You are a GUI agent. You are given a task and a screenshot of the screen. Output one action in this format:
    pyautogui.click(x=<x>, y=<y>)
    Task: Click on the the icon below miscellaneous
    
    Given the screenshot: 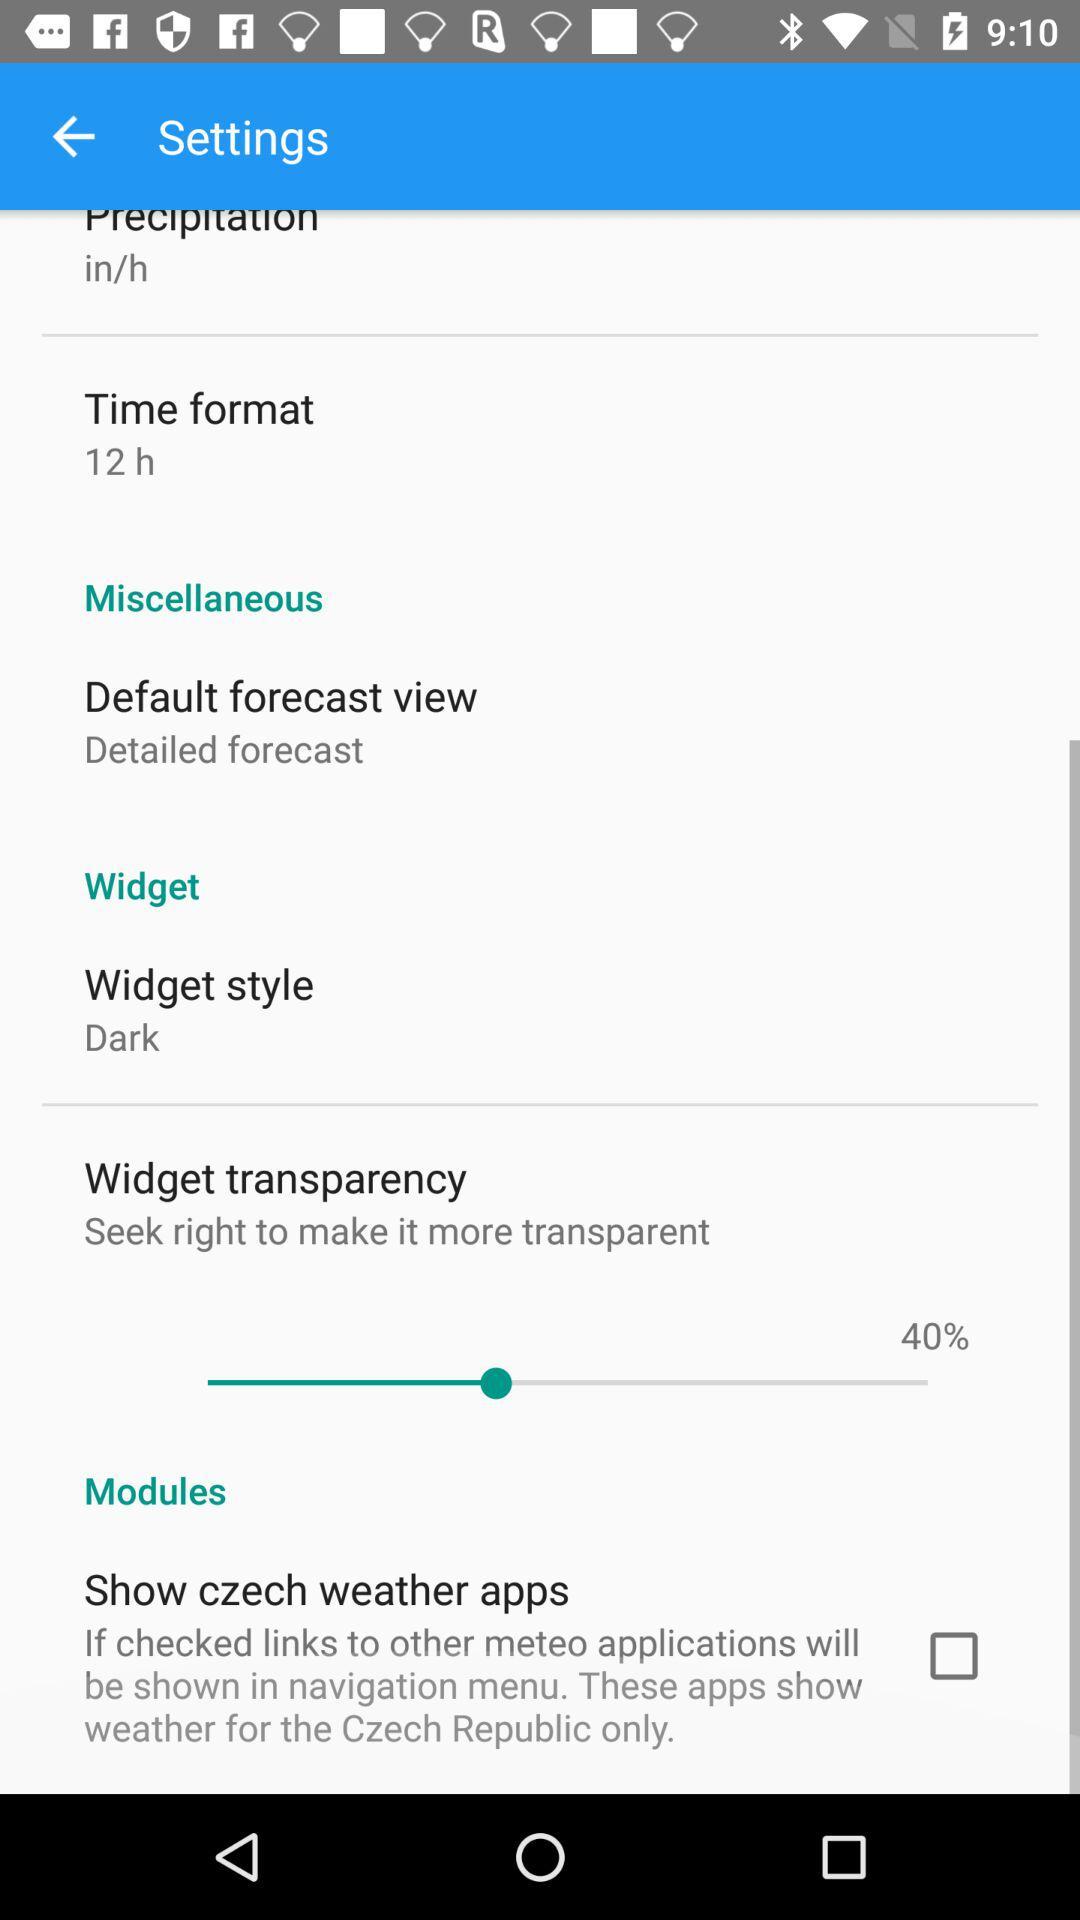 What is the action you would take?
    pyautogui.click(x=280, y=695)
    